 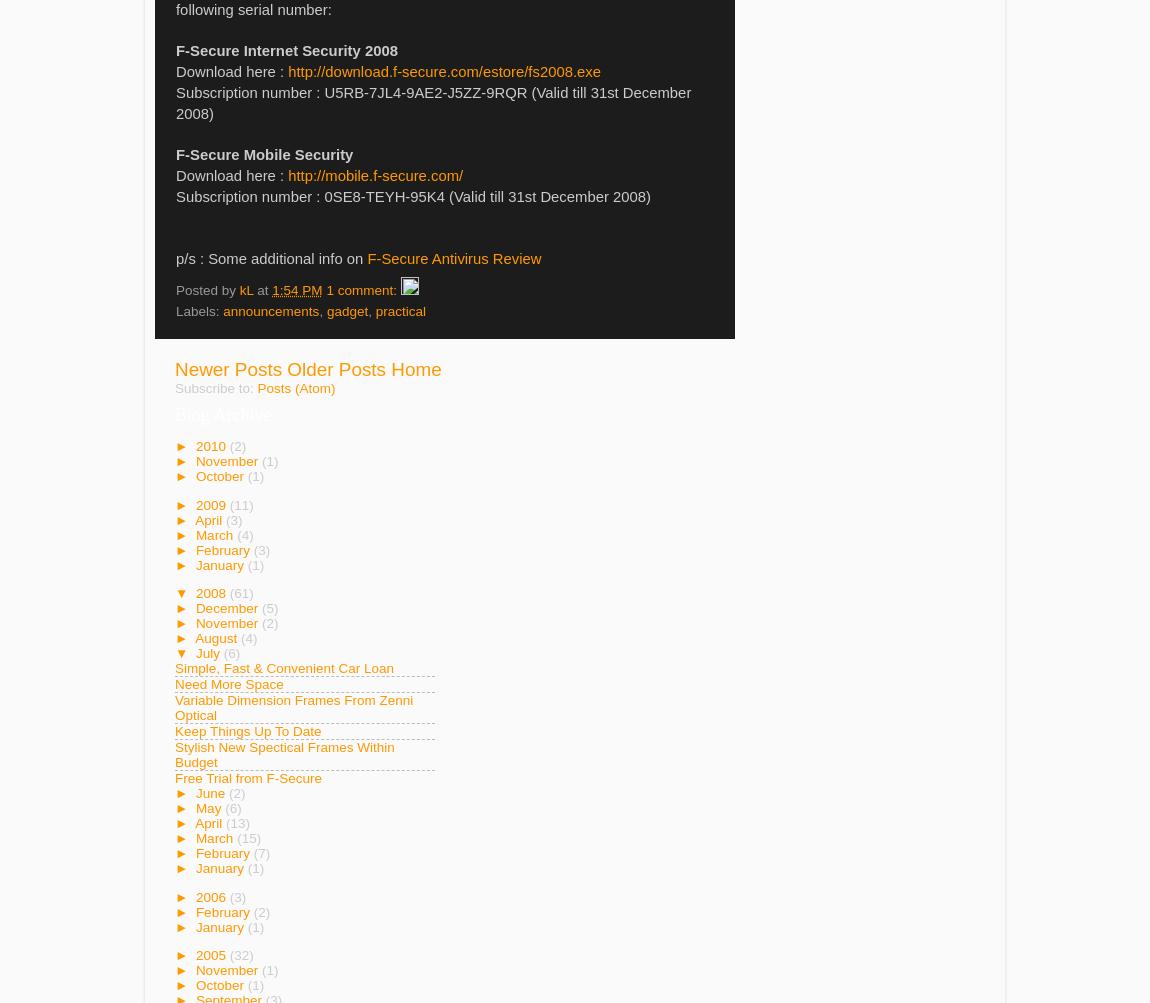 I want to click on 'F-Secure Antivirus Review', so click(x=454, y=257).